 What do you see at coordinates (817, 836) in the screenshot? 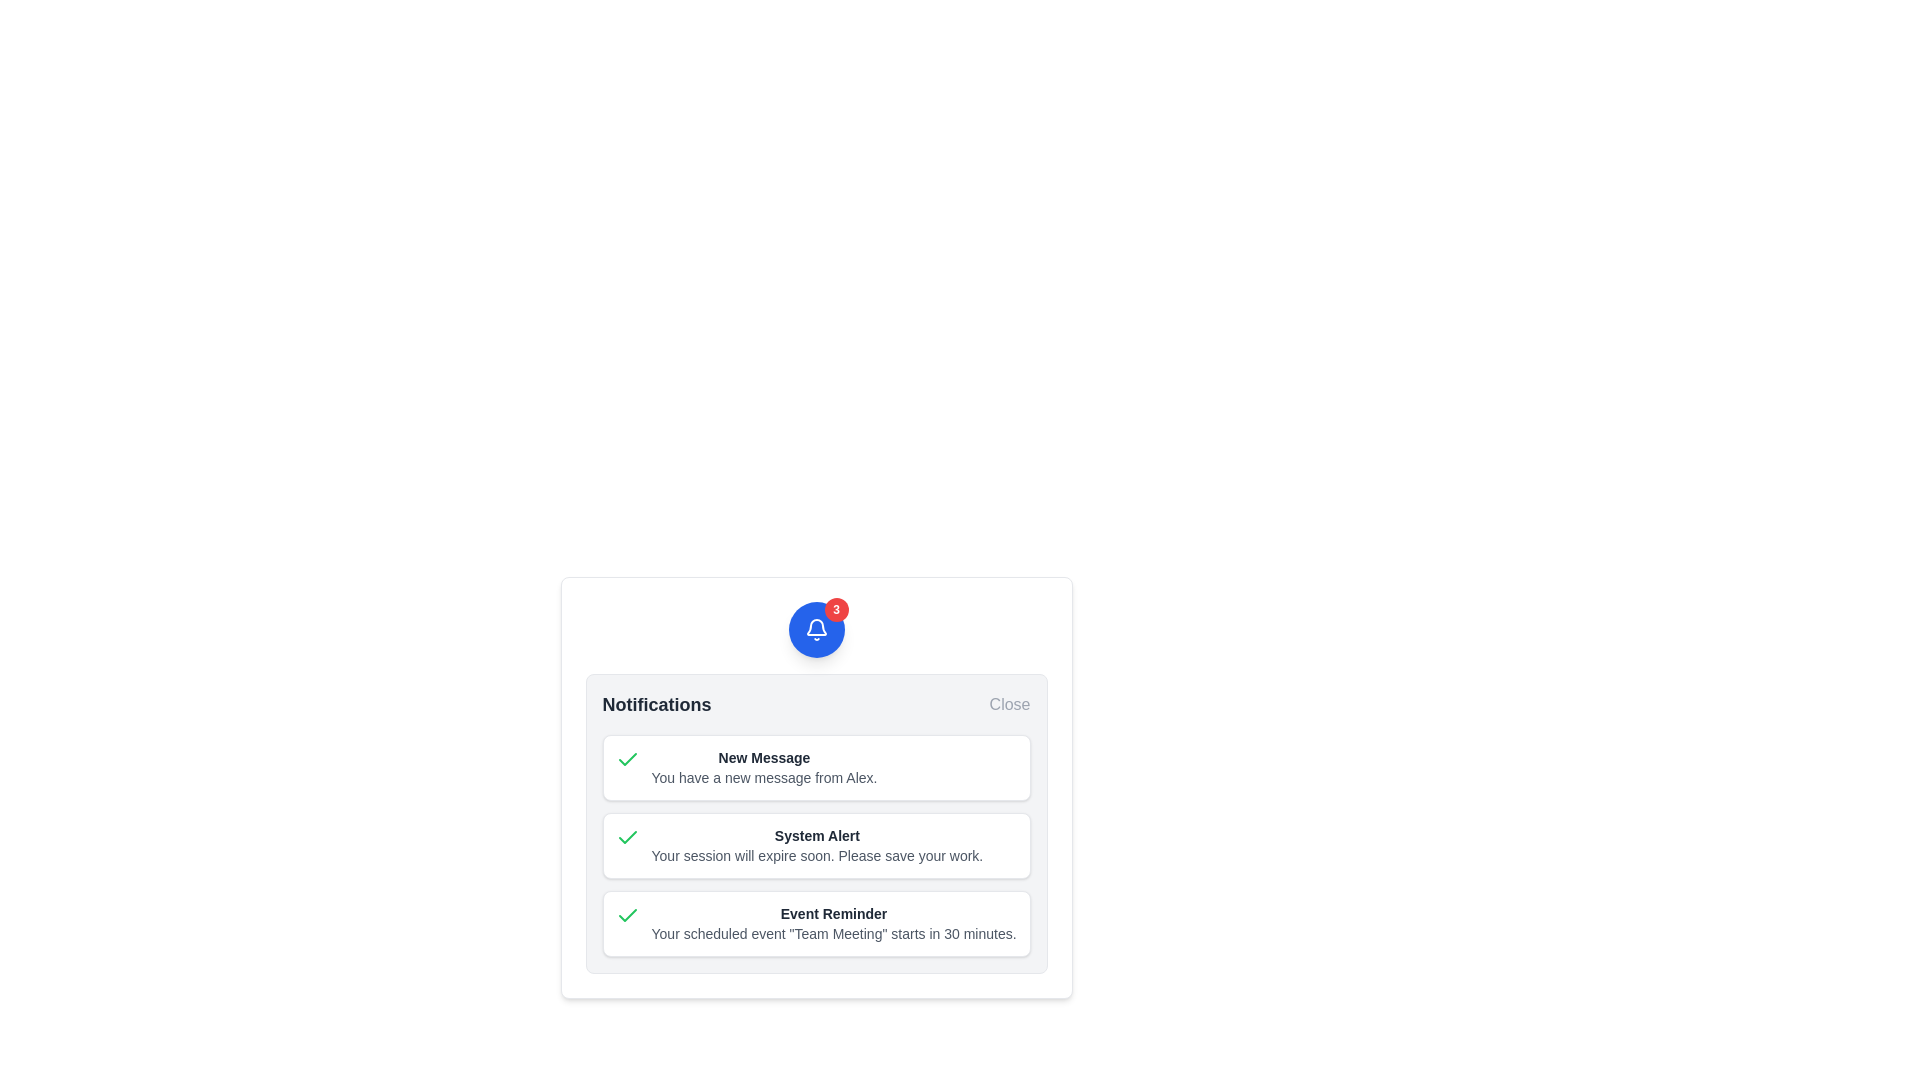
I see `text content of the 'System Alert' header displayed in bold dark gray within the notification card, located near the top center of the card` at bounding box center [817, 836].